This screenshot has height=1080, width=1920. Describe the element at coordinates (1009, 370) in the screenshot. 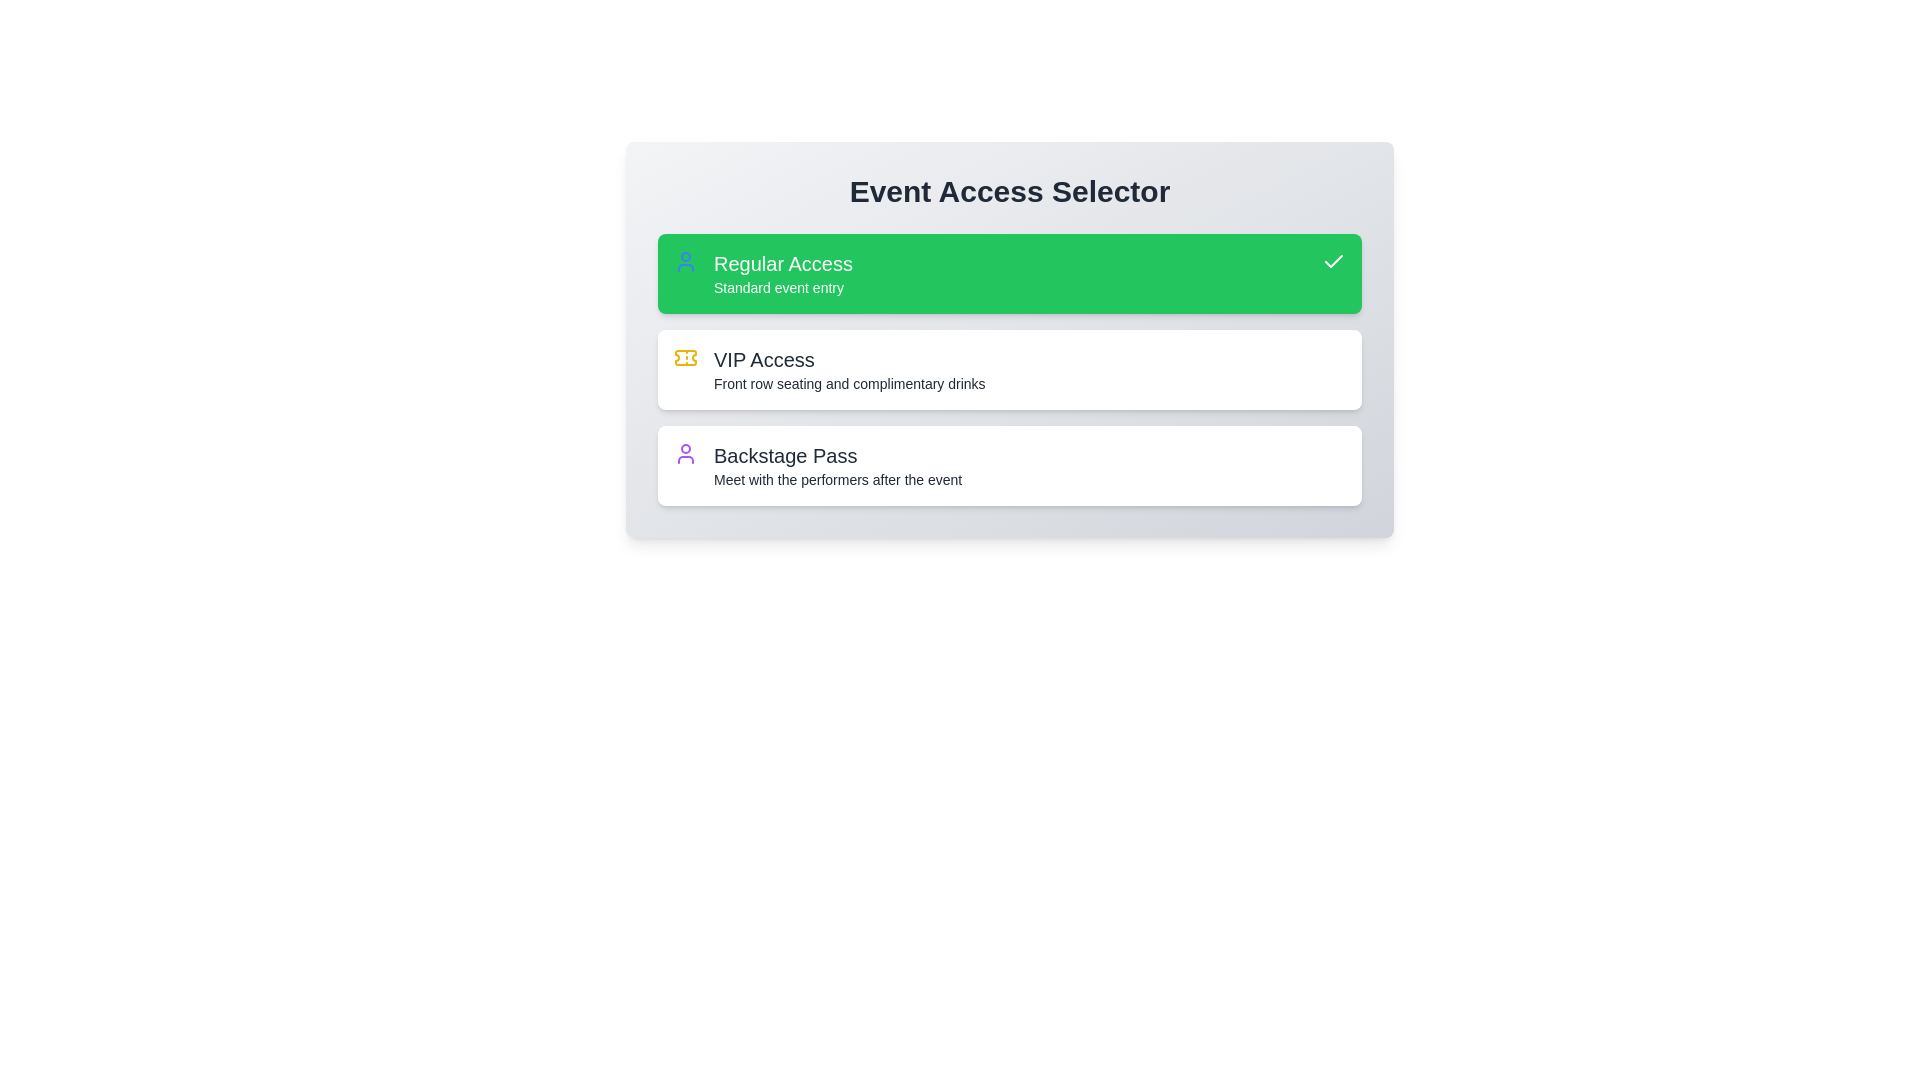

I see `the VIP access card, which is the second card in a vertical list of three cards` at that location.